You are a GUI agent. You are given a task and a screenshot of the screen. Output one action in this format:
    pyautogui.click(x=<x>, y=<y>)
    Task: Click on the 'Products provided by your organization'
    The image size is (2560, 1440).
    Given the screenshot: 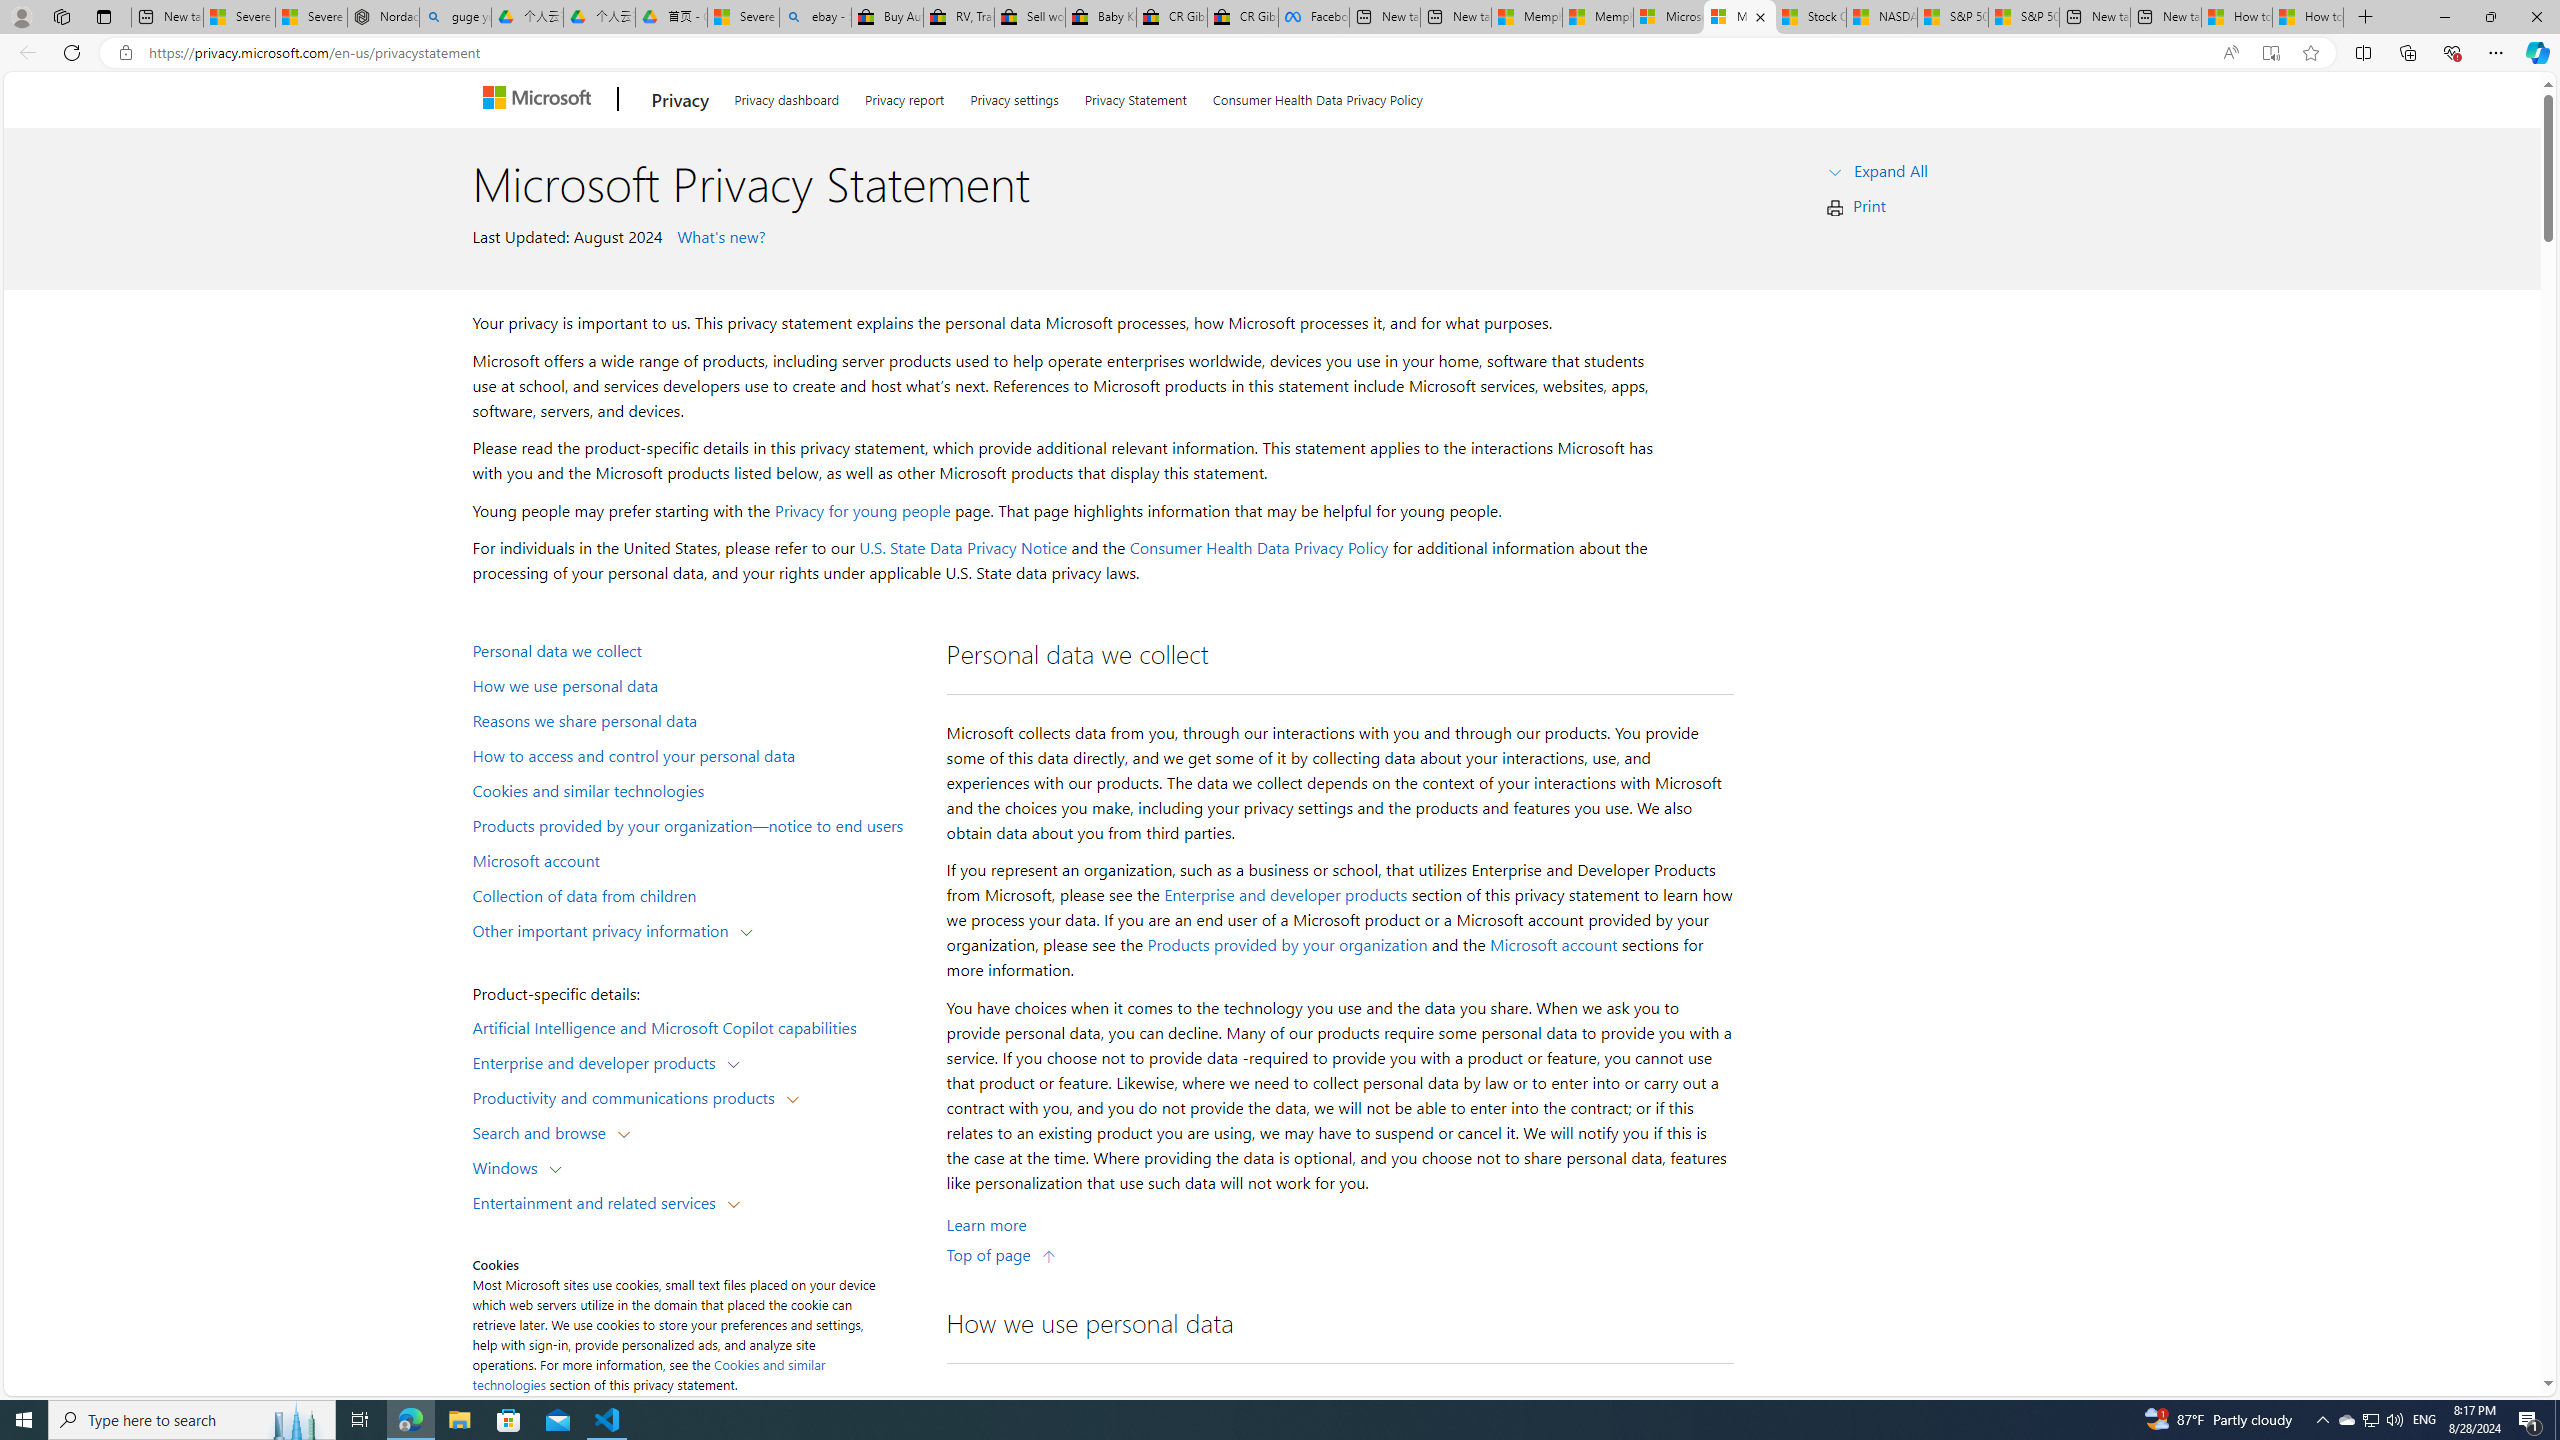 What is the action you would take?
    pyautogui.click(x=1287, y=945)
    